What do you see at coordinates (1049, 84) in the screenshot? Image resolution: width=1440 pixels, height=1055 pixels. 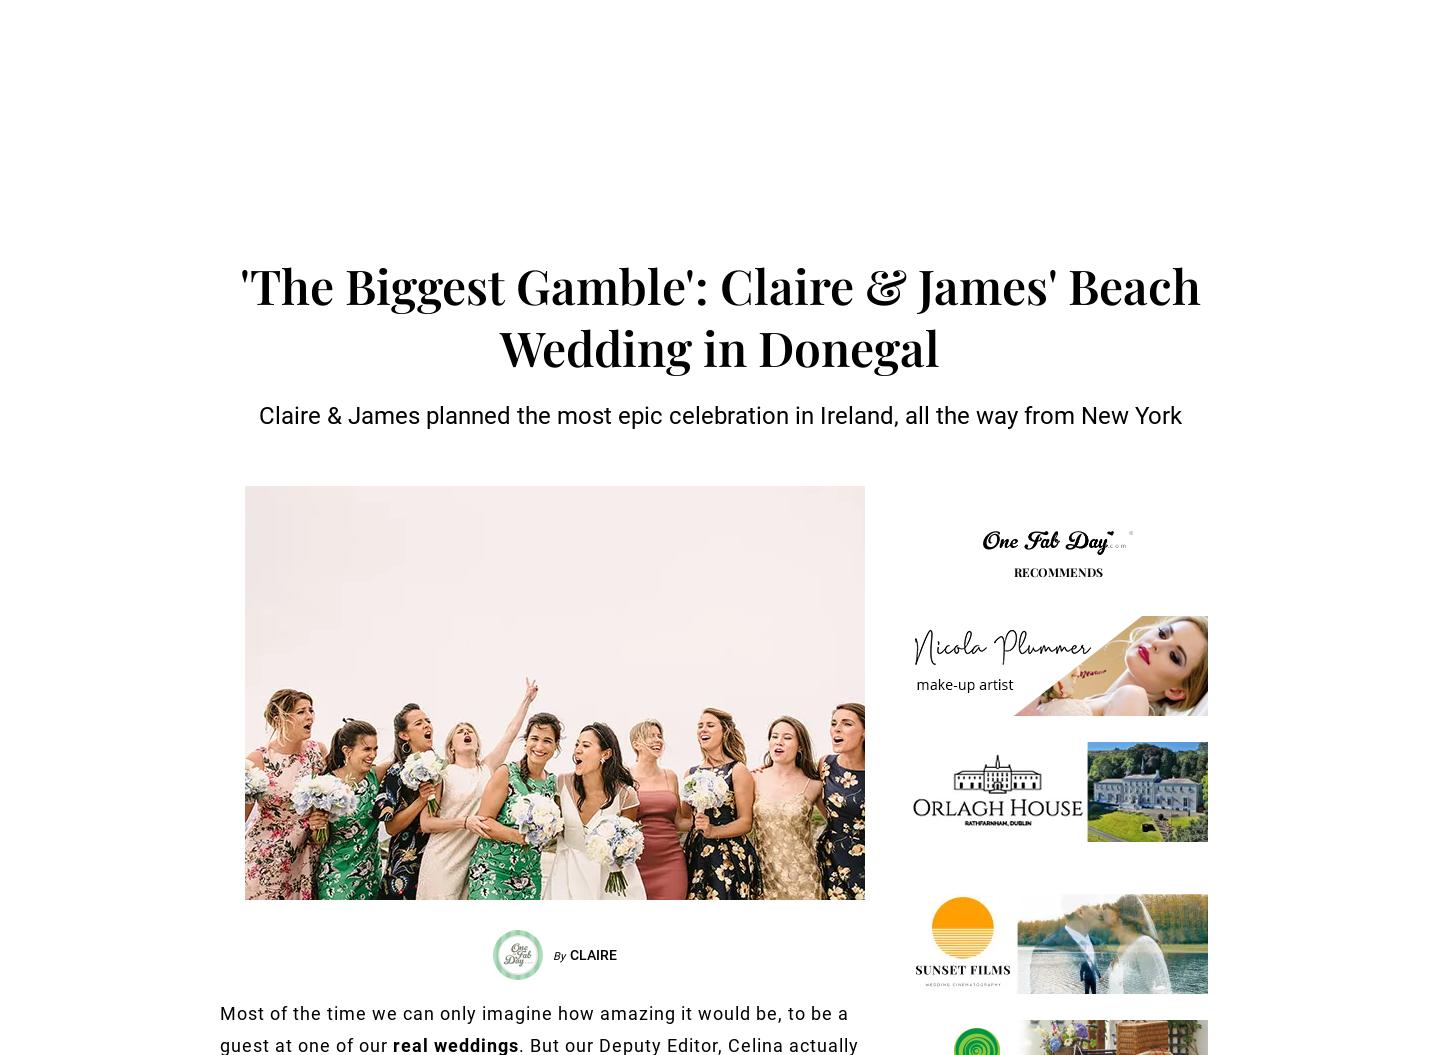 I see `'Wedding Essentials'` at bounding box center [1049, 84].